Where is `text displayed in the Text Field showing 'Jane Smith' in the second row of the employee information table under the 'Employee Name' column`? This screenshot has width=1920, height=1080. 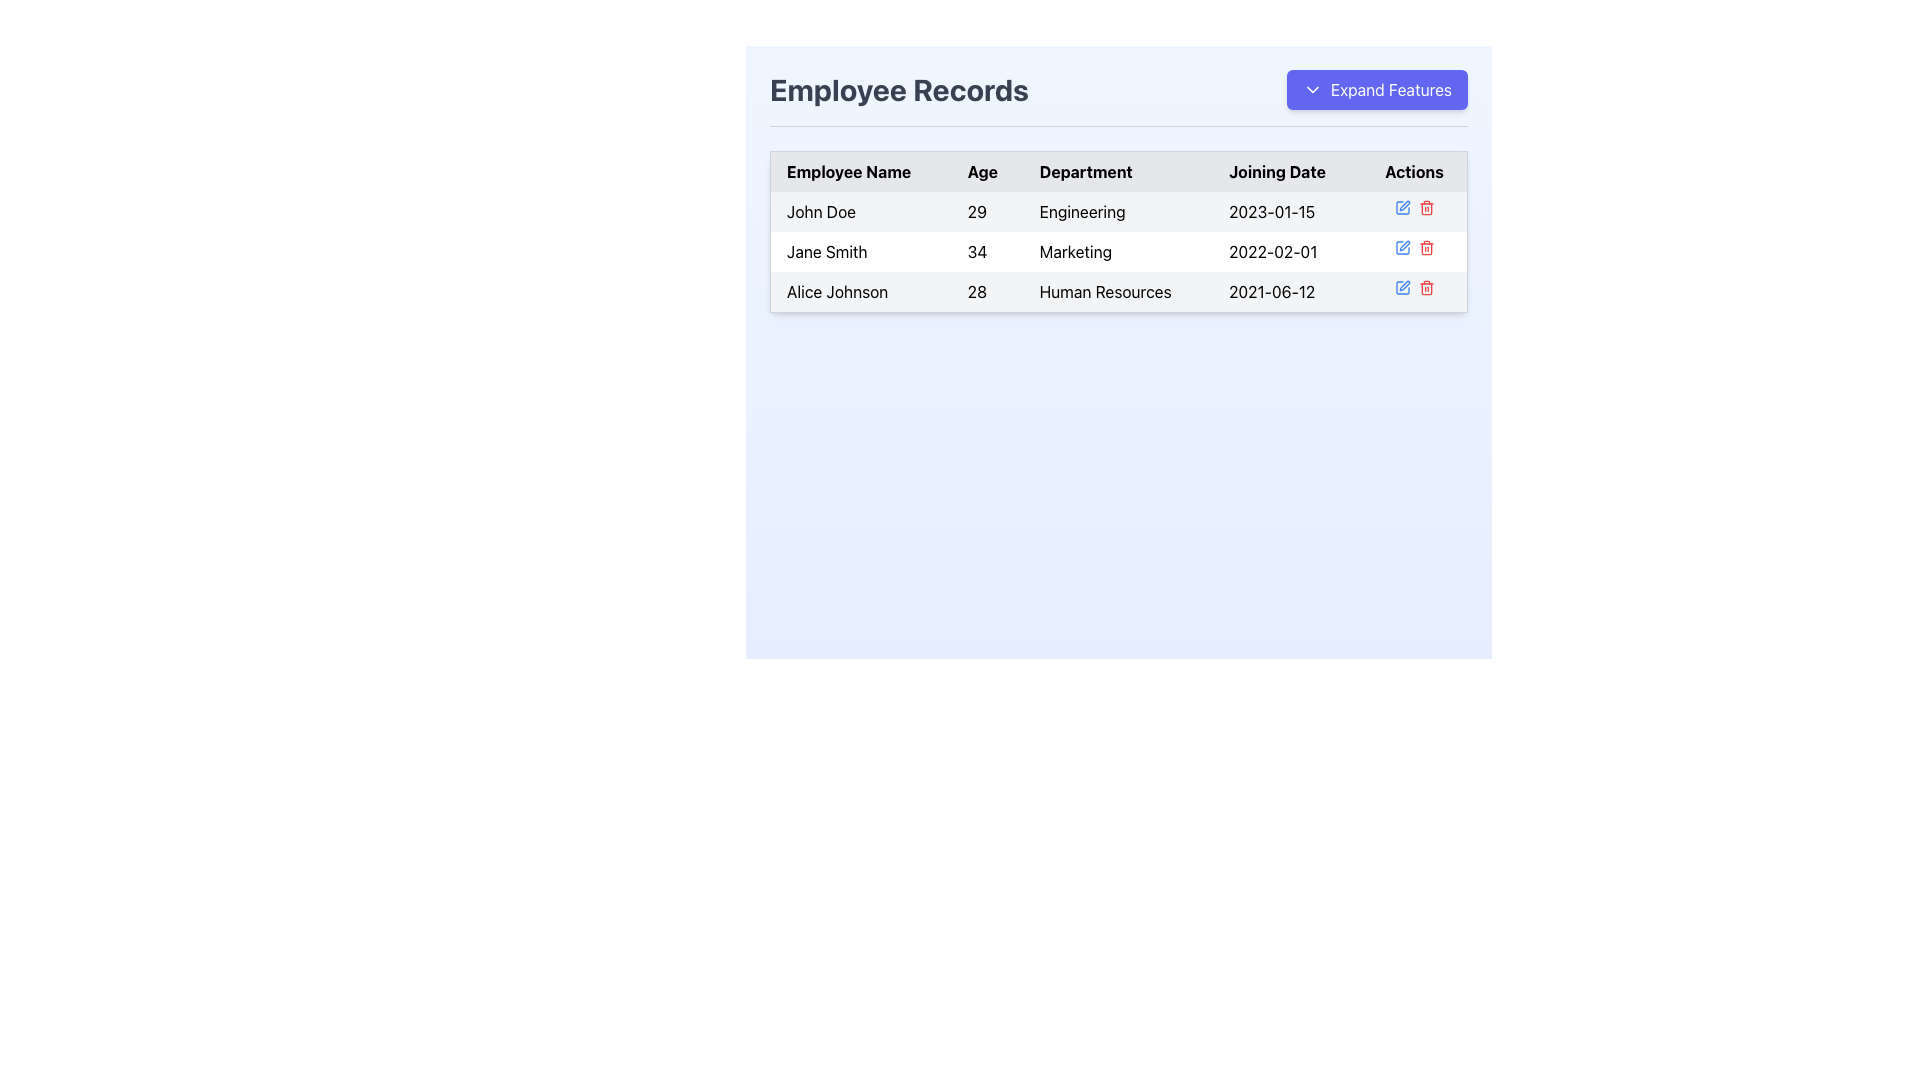
text displayed in the Text Field showing 'Jane Smith' in the second row of the employee information table under the 'Employee Name' column is located at coordinates (861, 250).